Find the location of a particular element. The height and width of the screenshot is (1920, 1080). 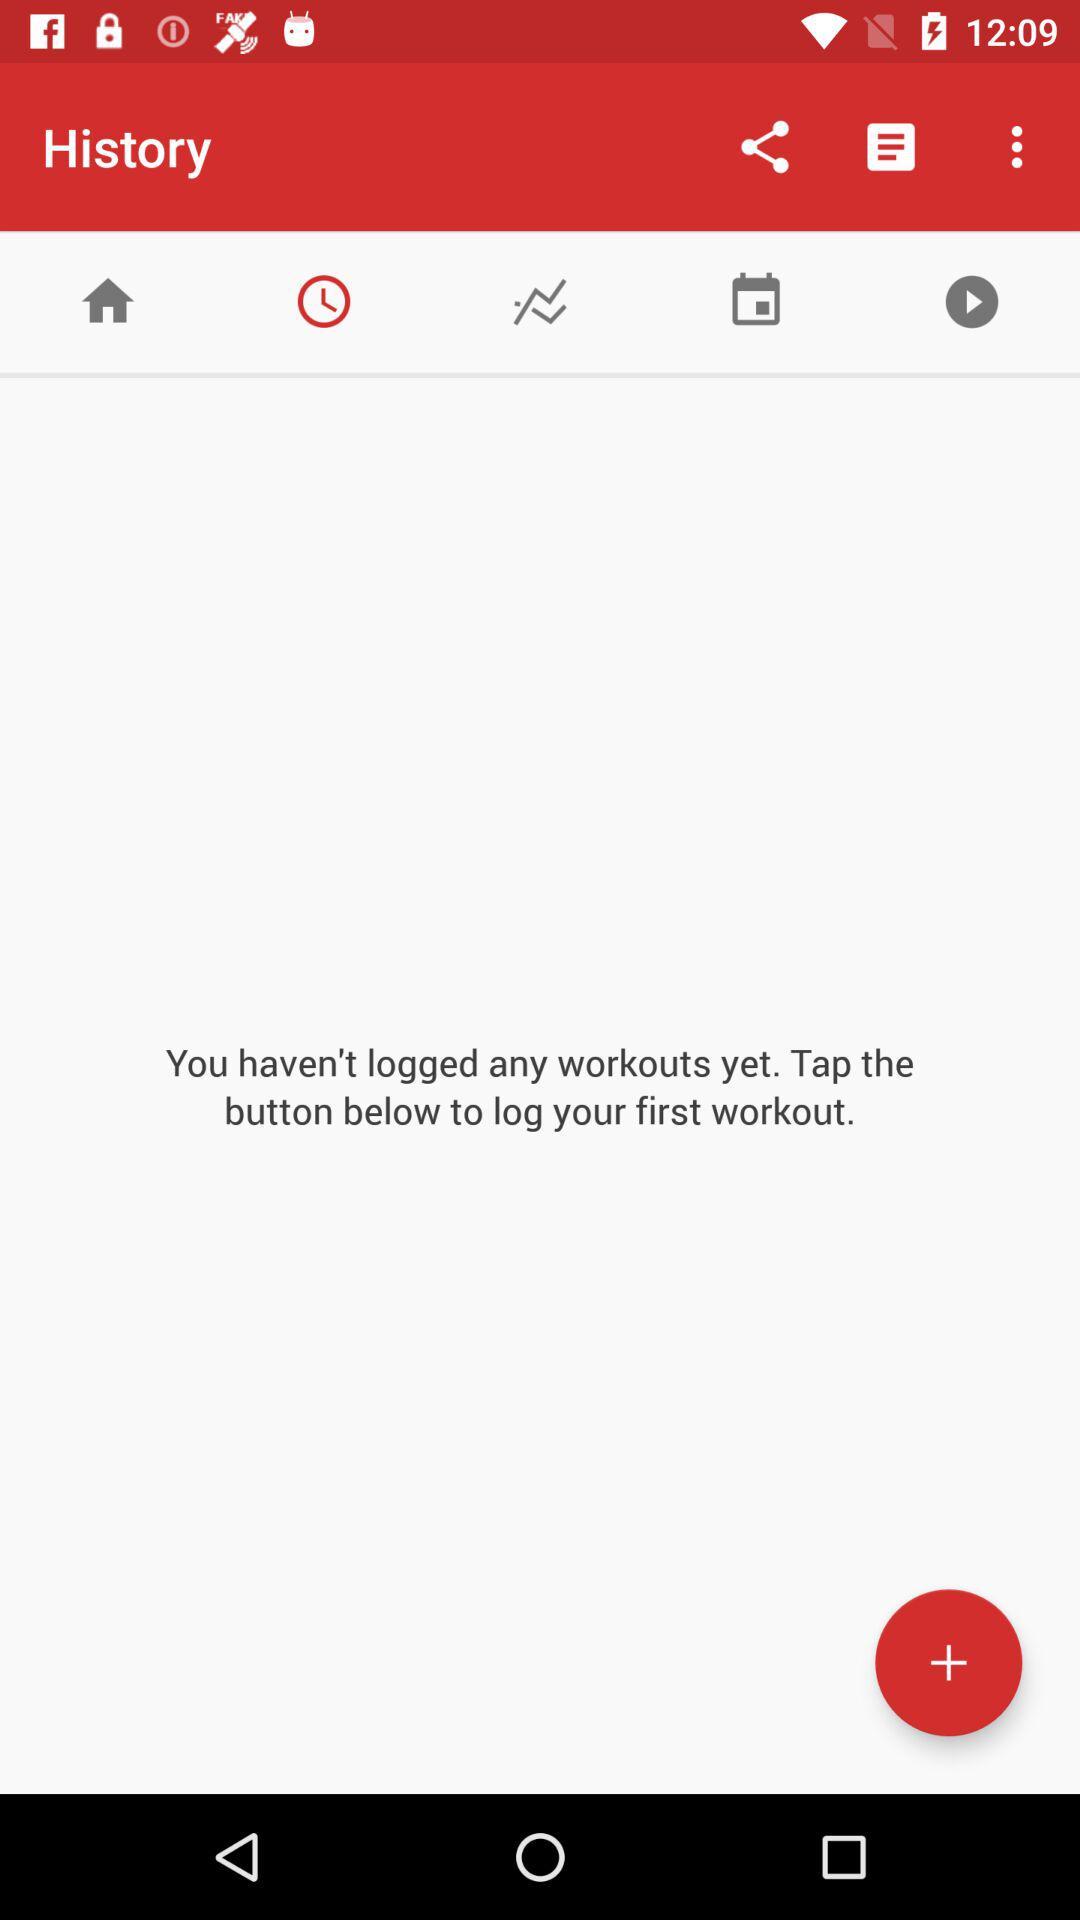

the button is used to view the playlist is located at coordinates (971, 300).